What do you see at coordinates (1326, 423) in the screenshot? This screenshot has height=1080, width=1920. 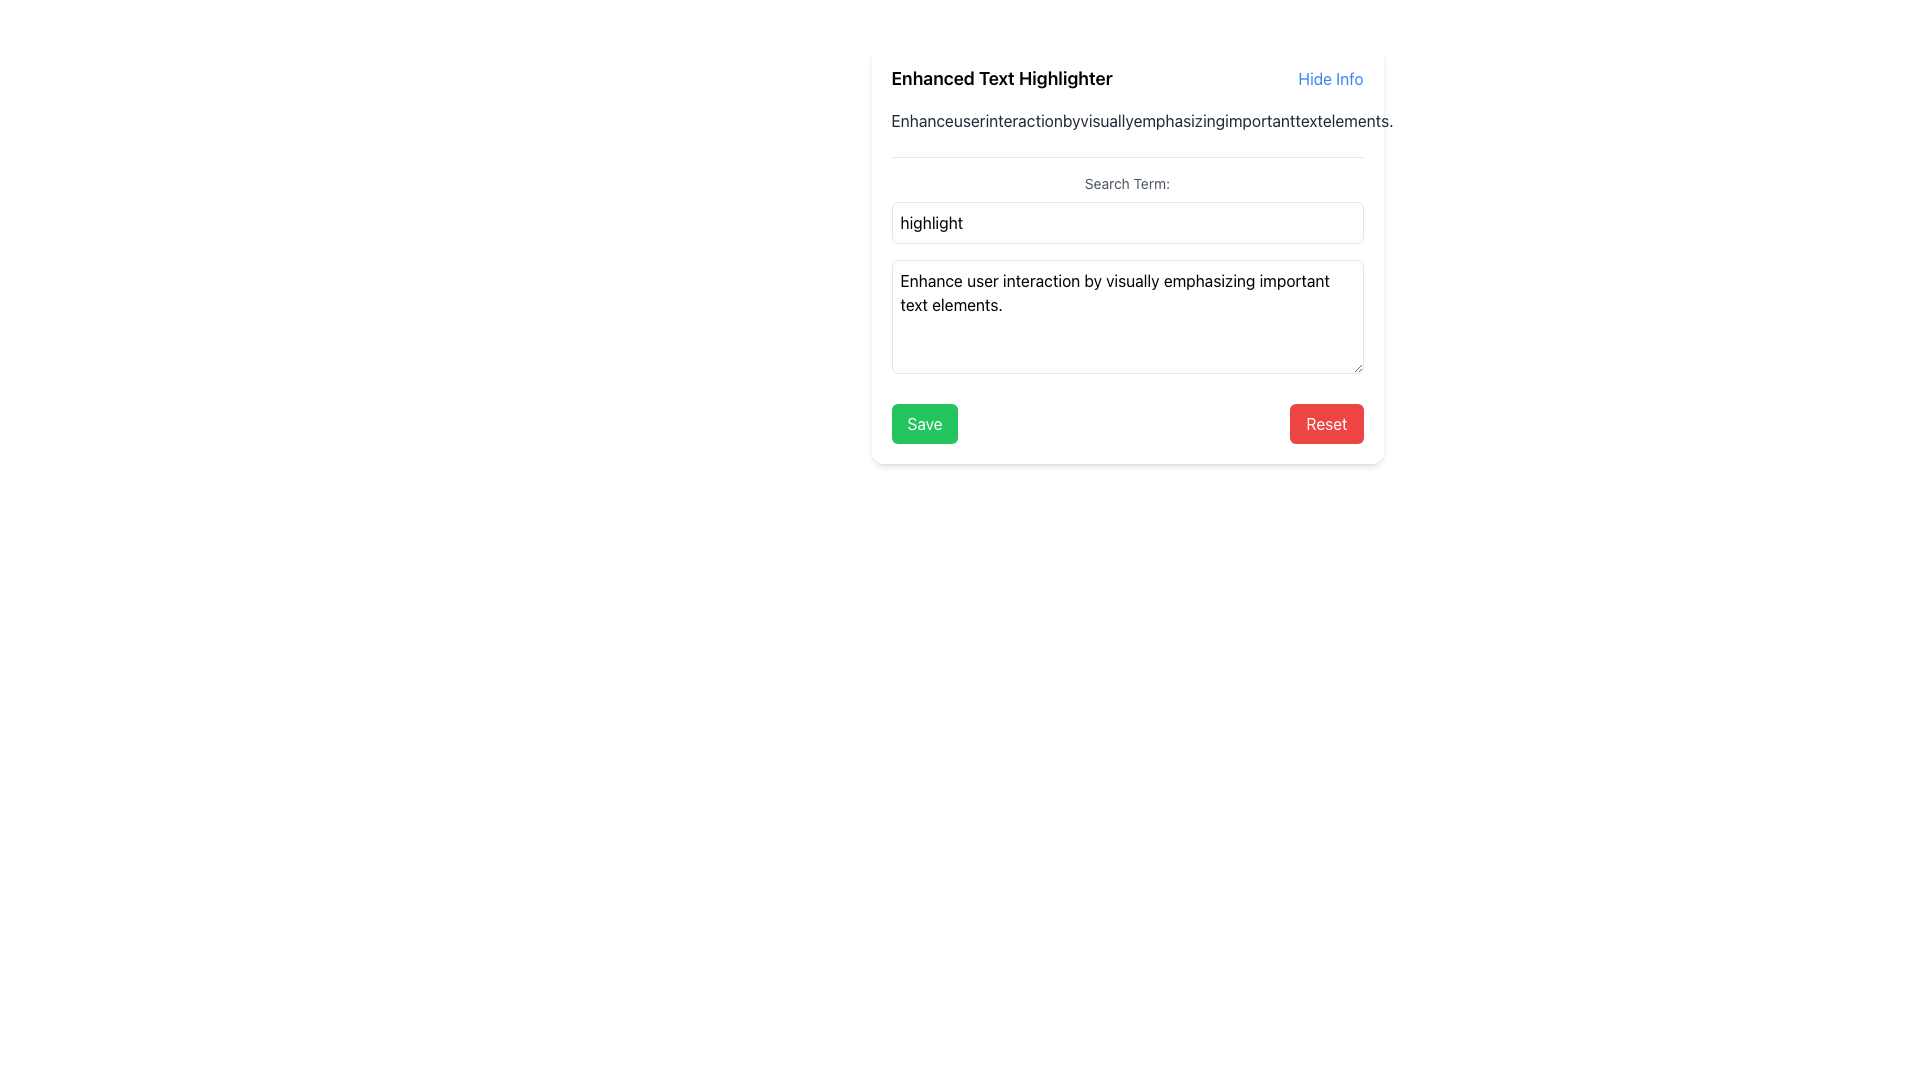 I see `the 'Reset' button located to the right of the 'Save' button in the bottom section of the interface` at bounding box center [1326, 423].